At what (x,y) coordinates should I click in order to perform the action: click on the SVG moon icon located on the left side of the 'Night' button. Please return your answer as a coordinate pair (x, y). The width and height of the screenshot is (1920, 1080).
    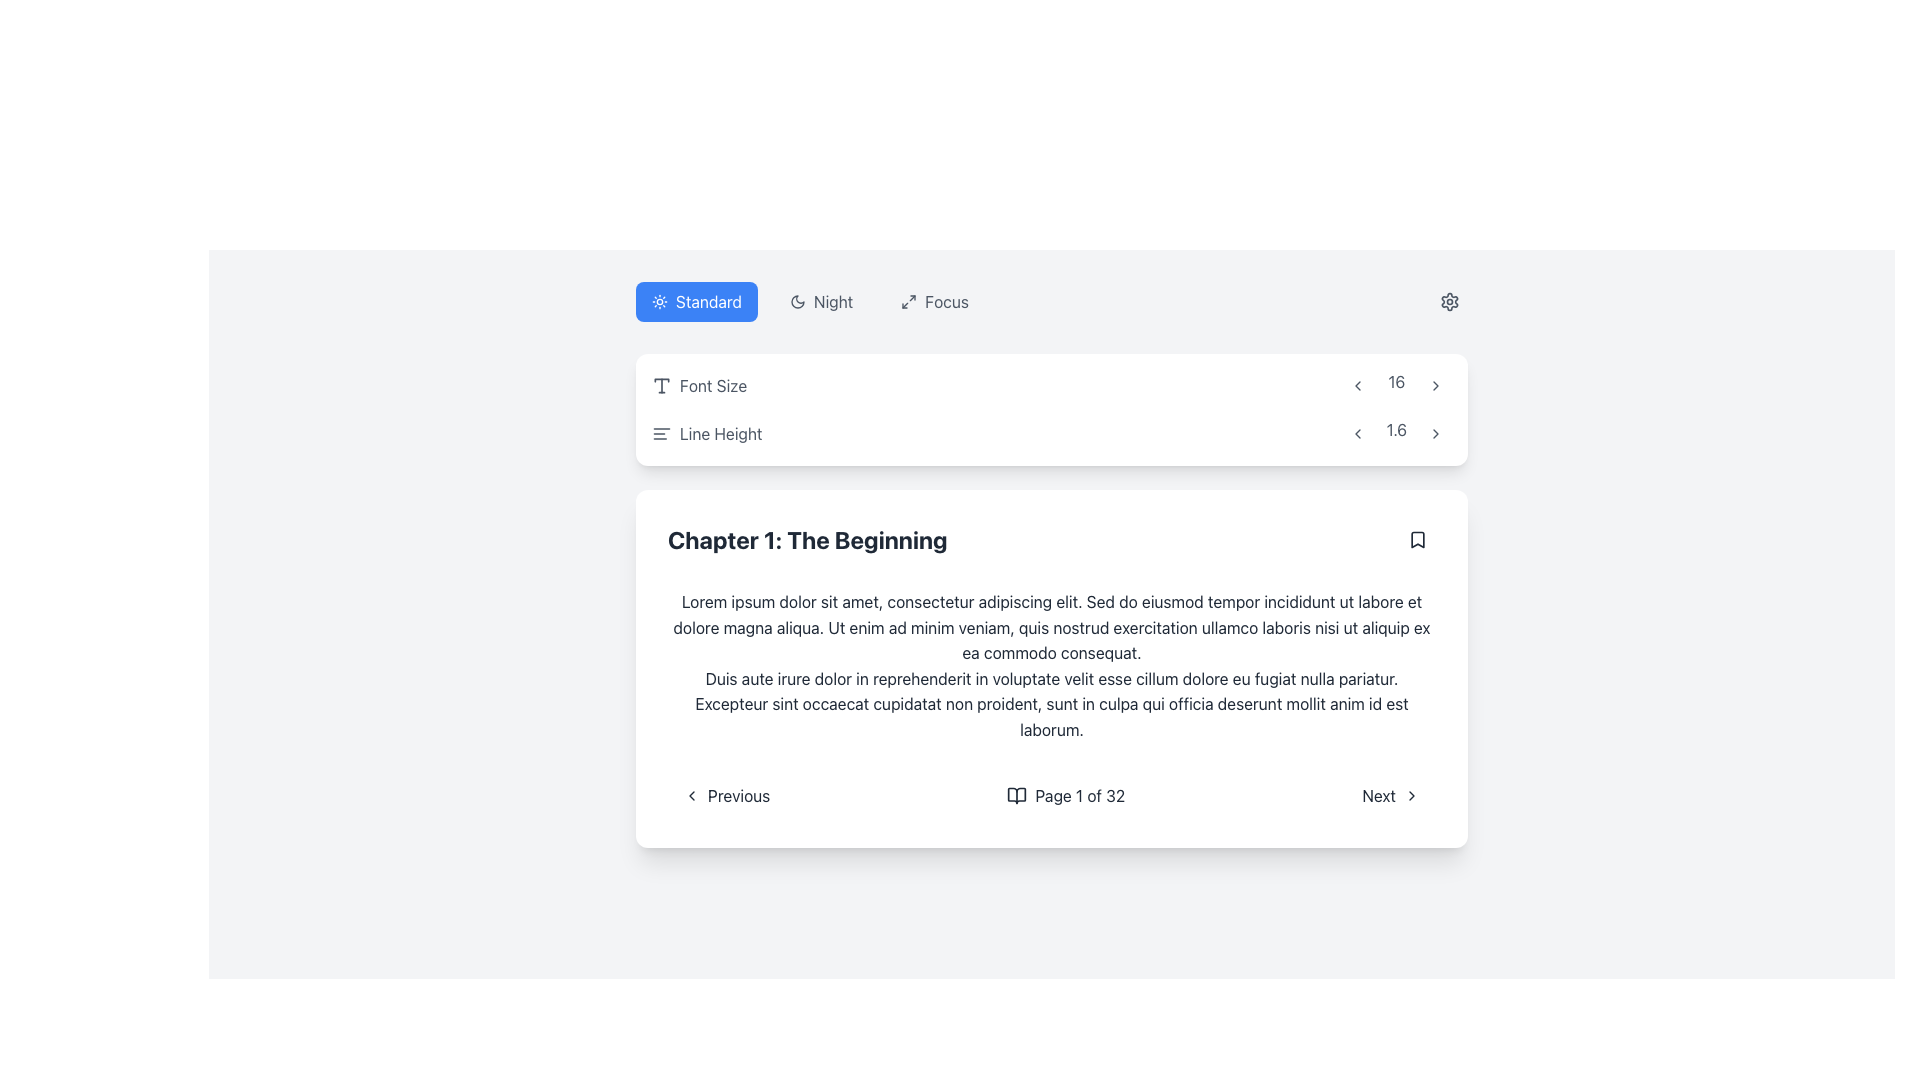
    Looking at the image, I should click on (796, 301).